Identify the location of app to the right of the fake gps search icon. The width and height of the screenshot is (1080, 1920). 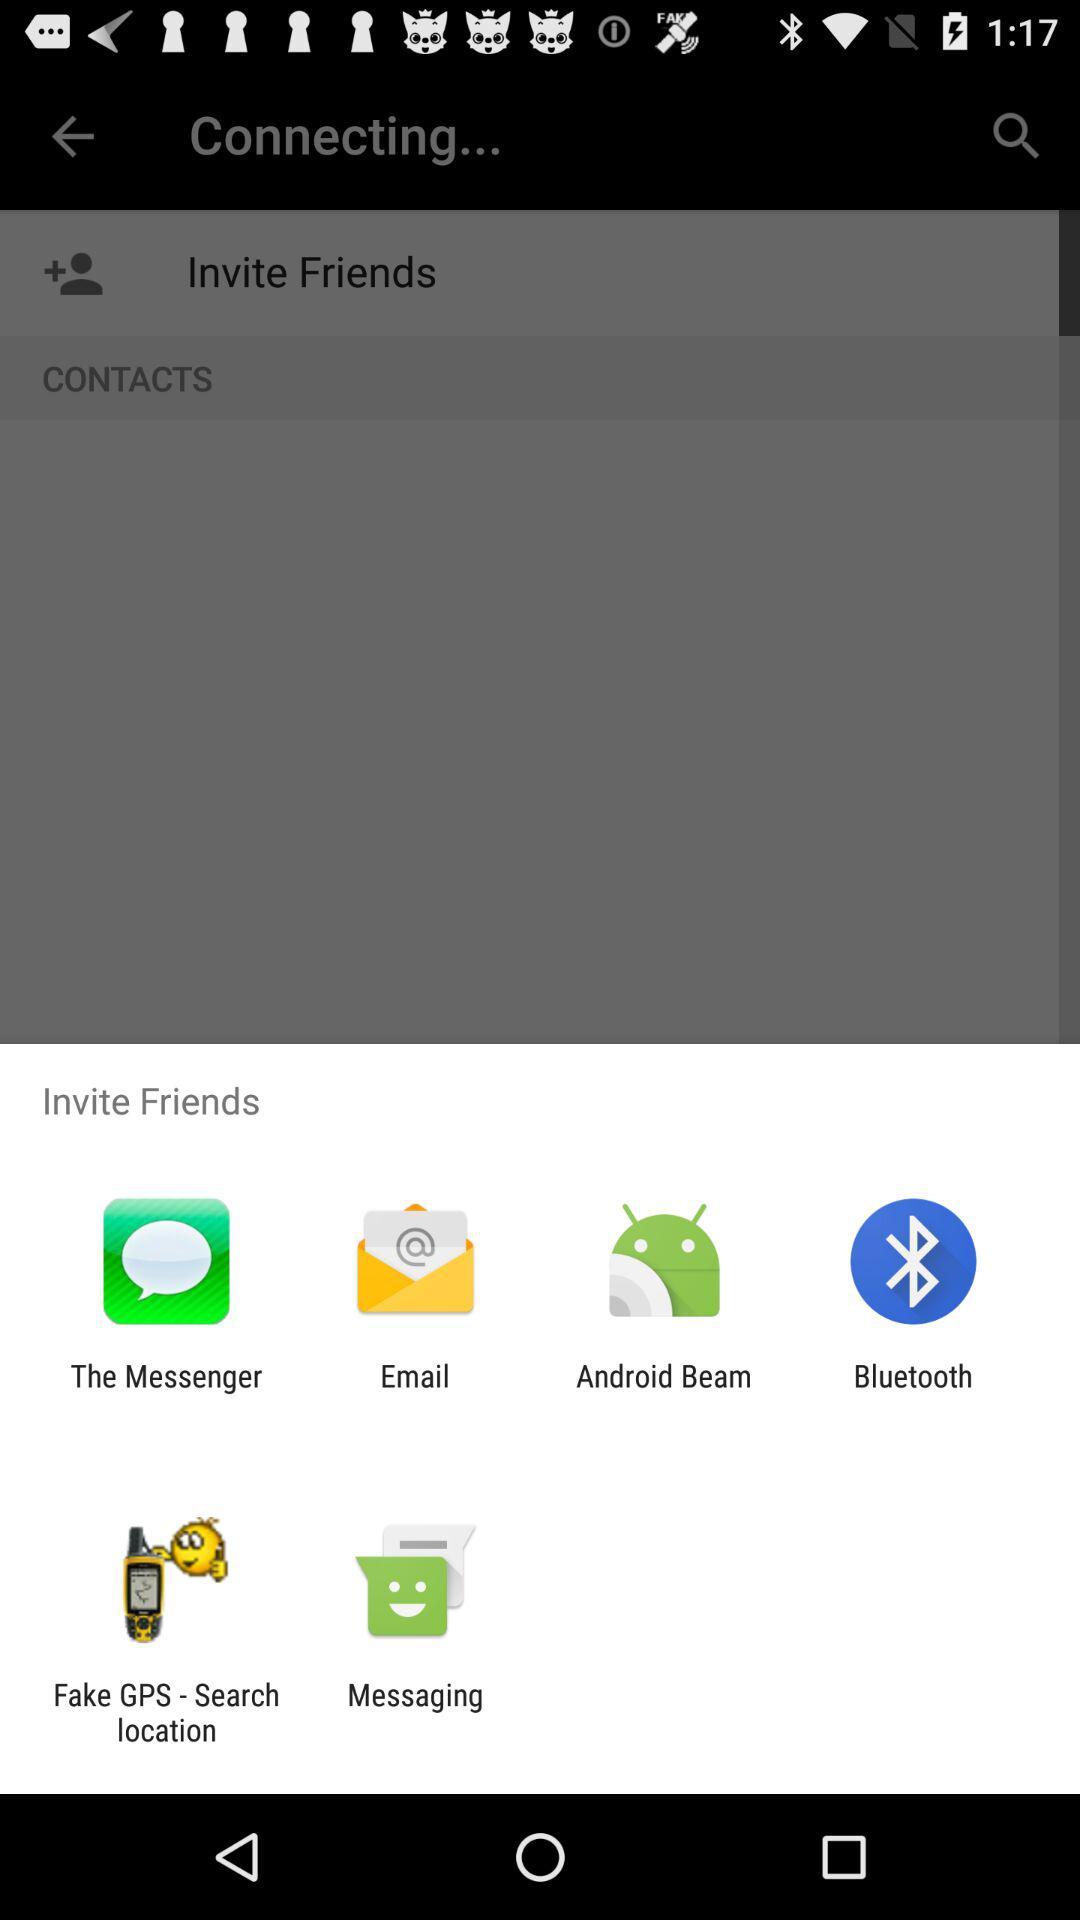
(414, 1711).